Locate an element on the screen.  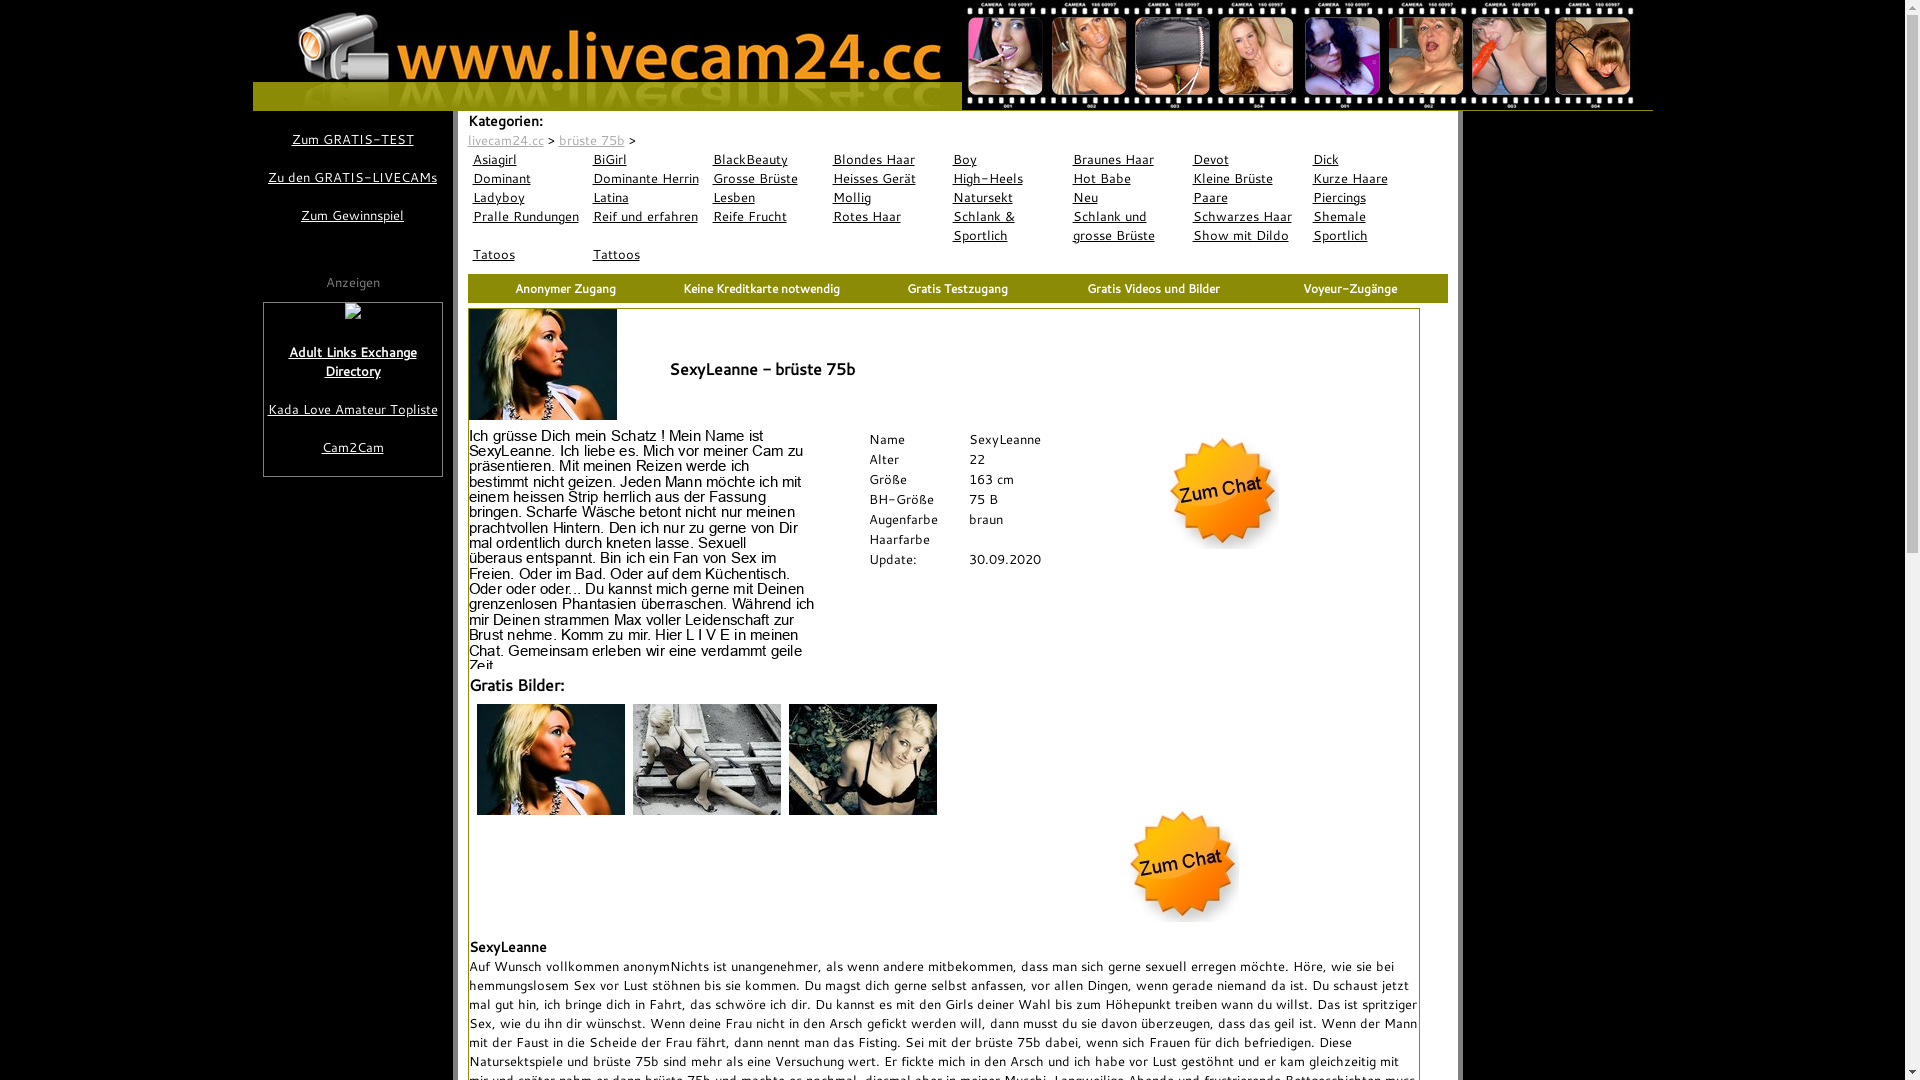
'Shemale' is located at coordinates (1367, 216).